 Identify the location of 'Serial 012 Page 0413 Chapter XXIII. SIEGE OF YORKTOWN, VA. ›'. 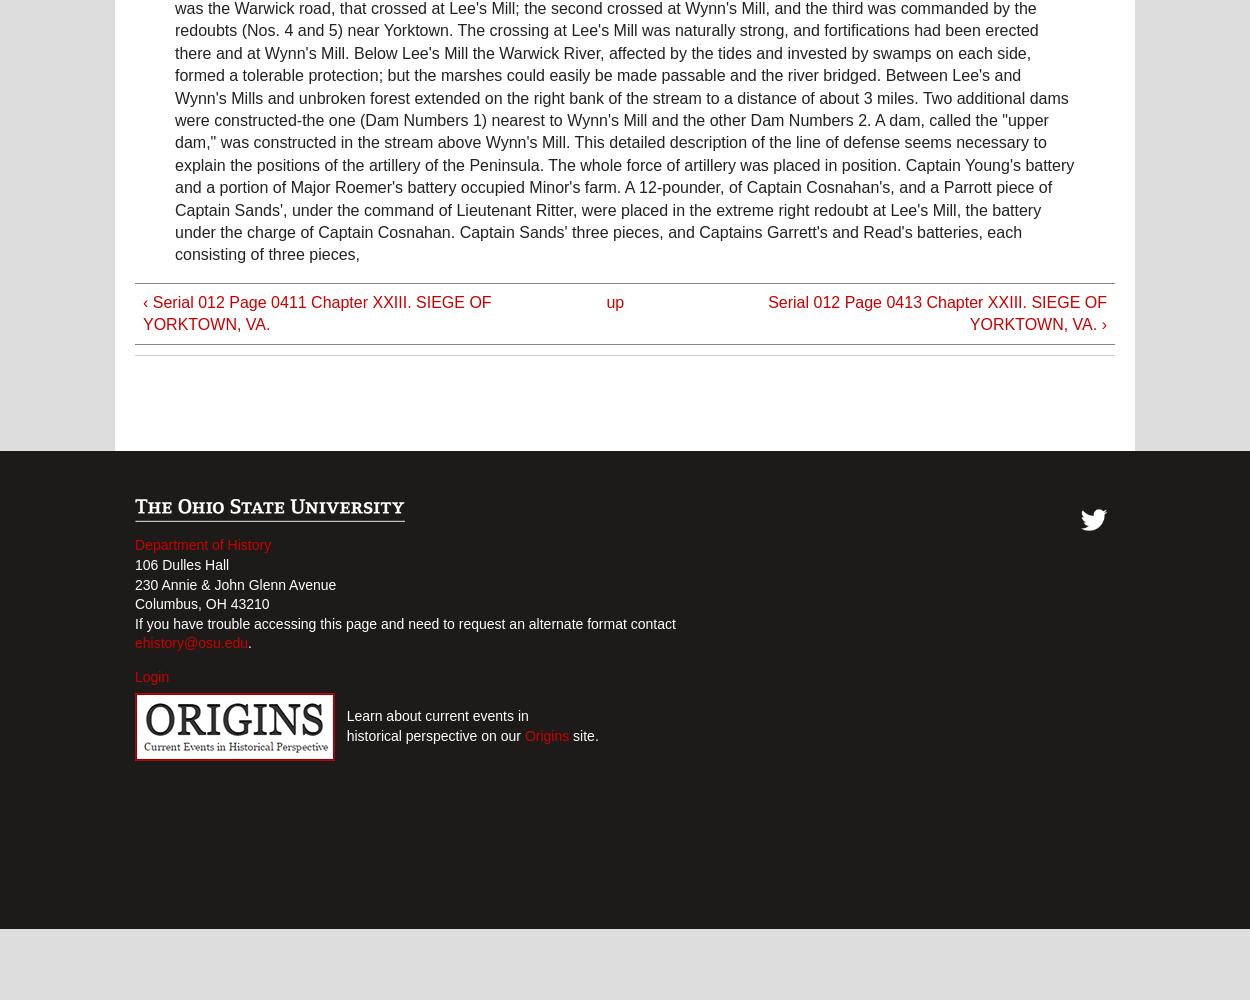
(767, 312).